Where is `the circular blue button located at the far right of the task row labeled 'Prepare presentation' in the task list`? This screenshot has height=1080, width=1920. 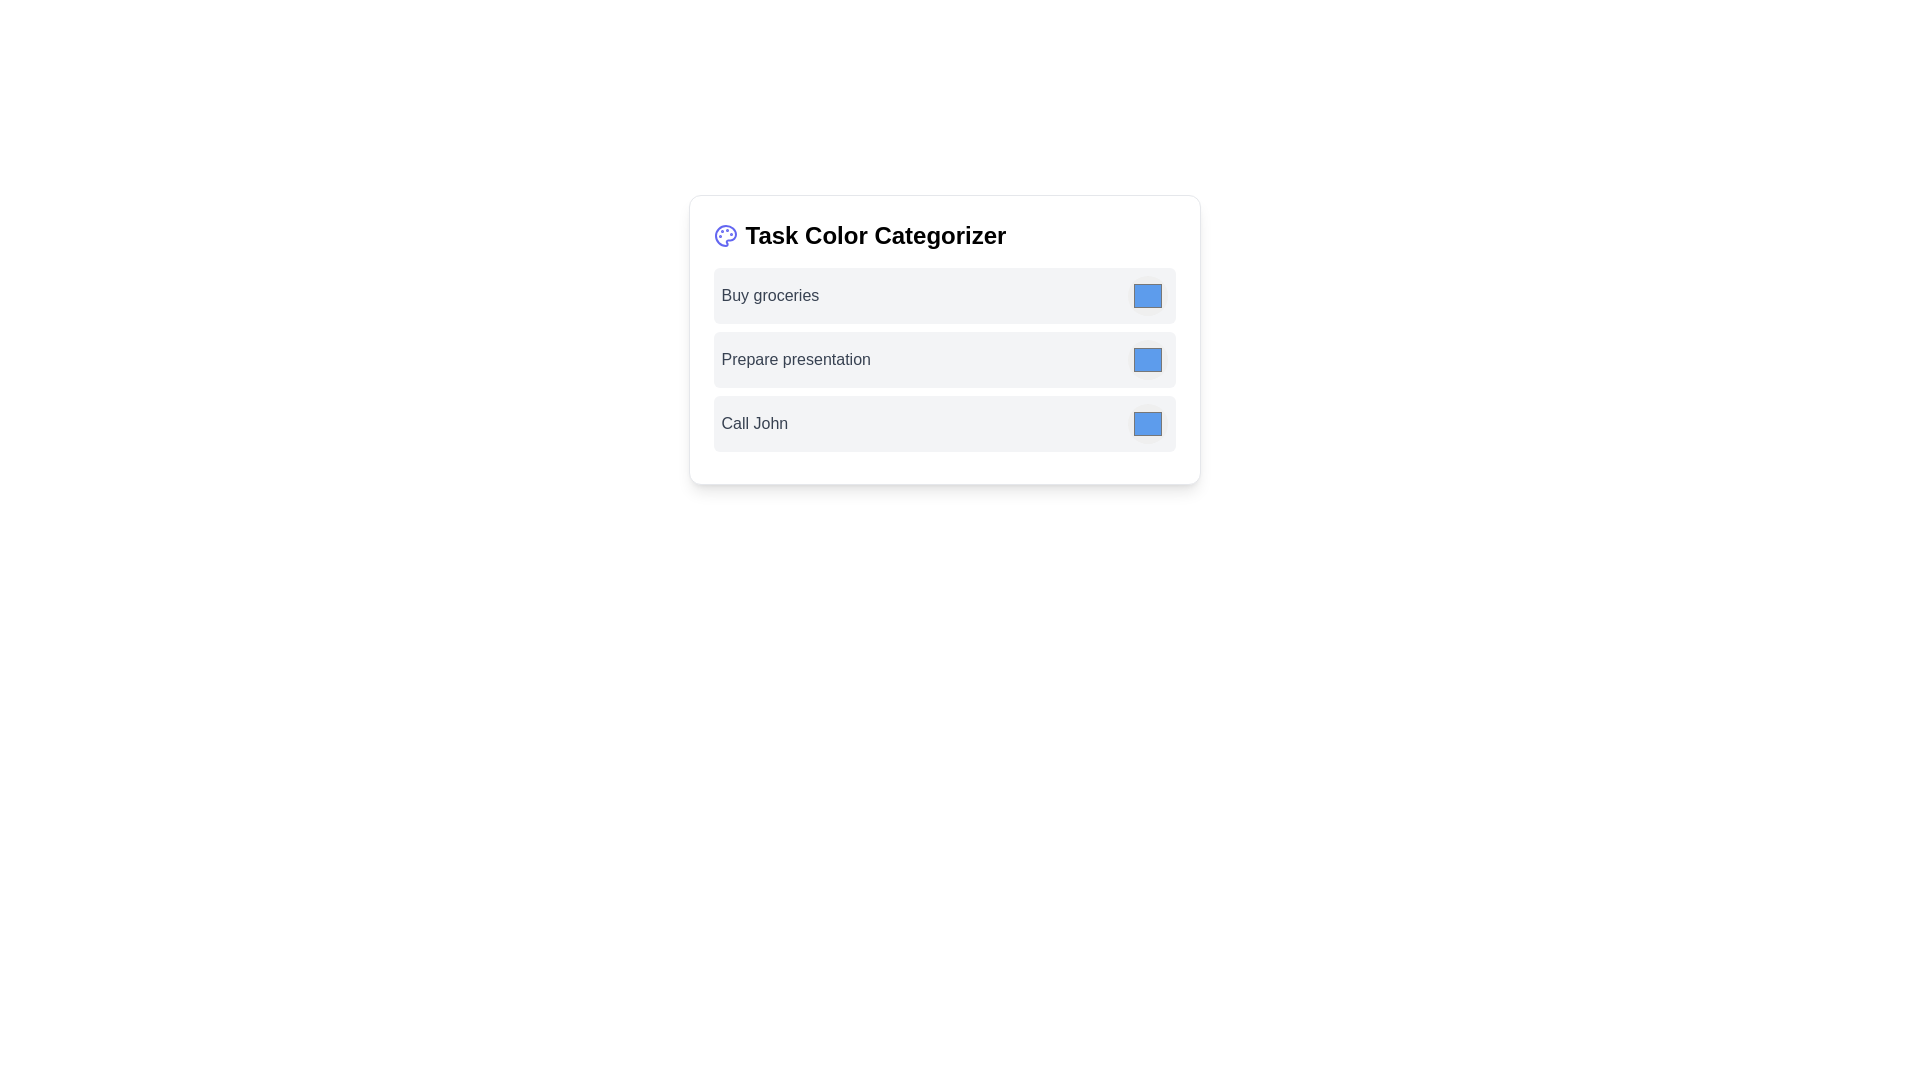
the circular blue button located at the far right of the task row labeled 'Prepare presentation' in the task list is located at coordinates (1147, 358).